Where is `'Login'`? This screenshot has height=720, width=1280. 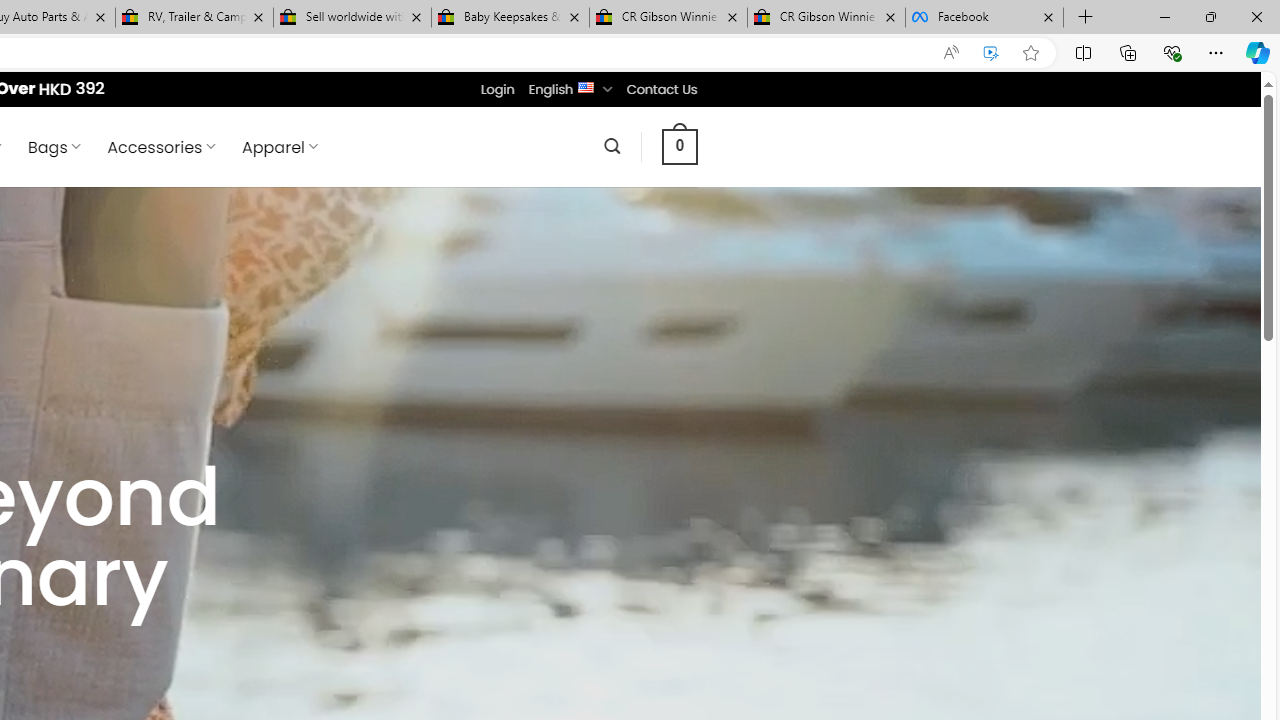 'Login' is located at coordinates (497, 88).